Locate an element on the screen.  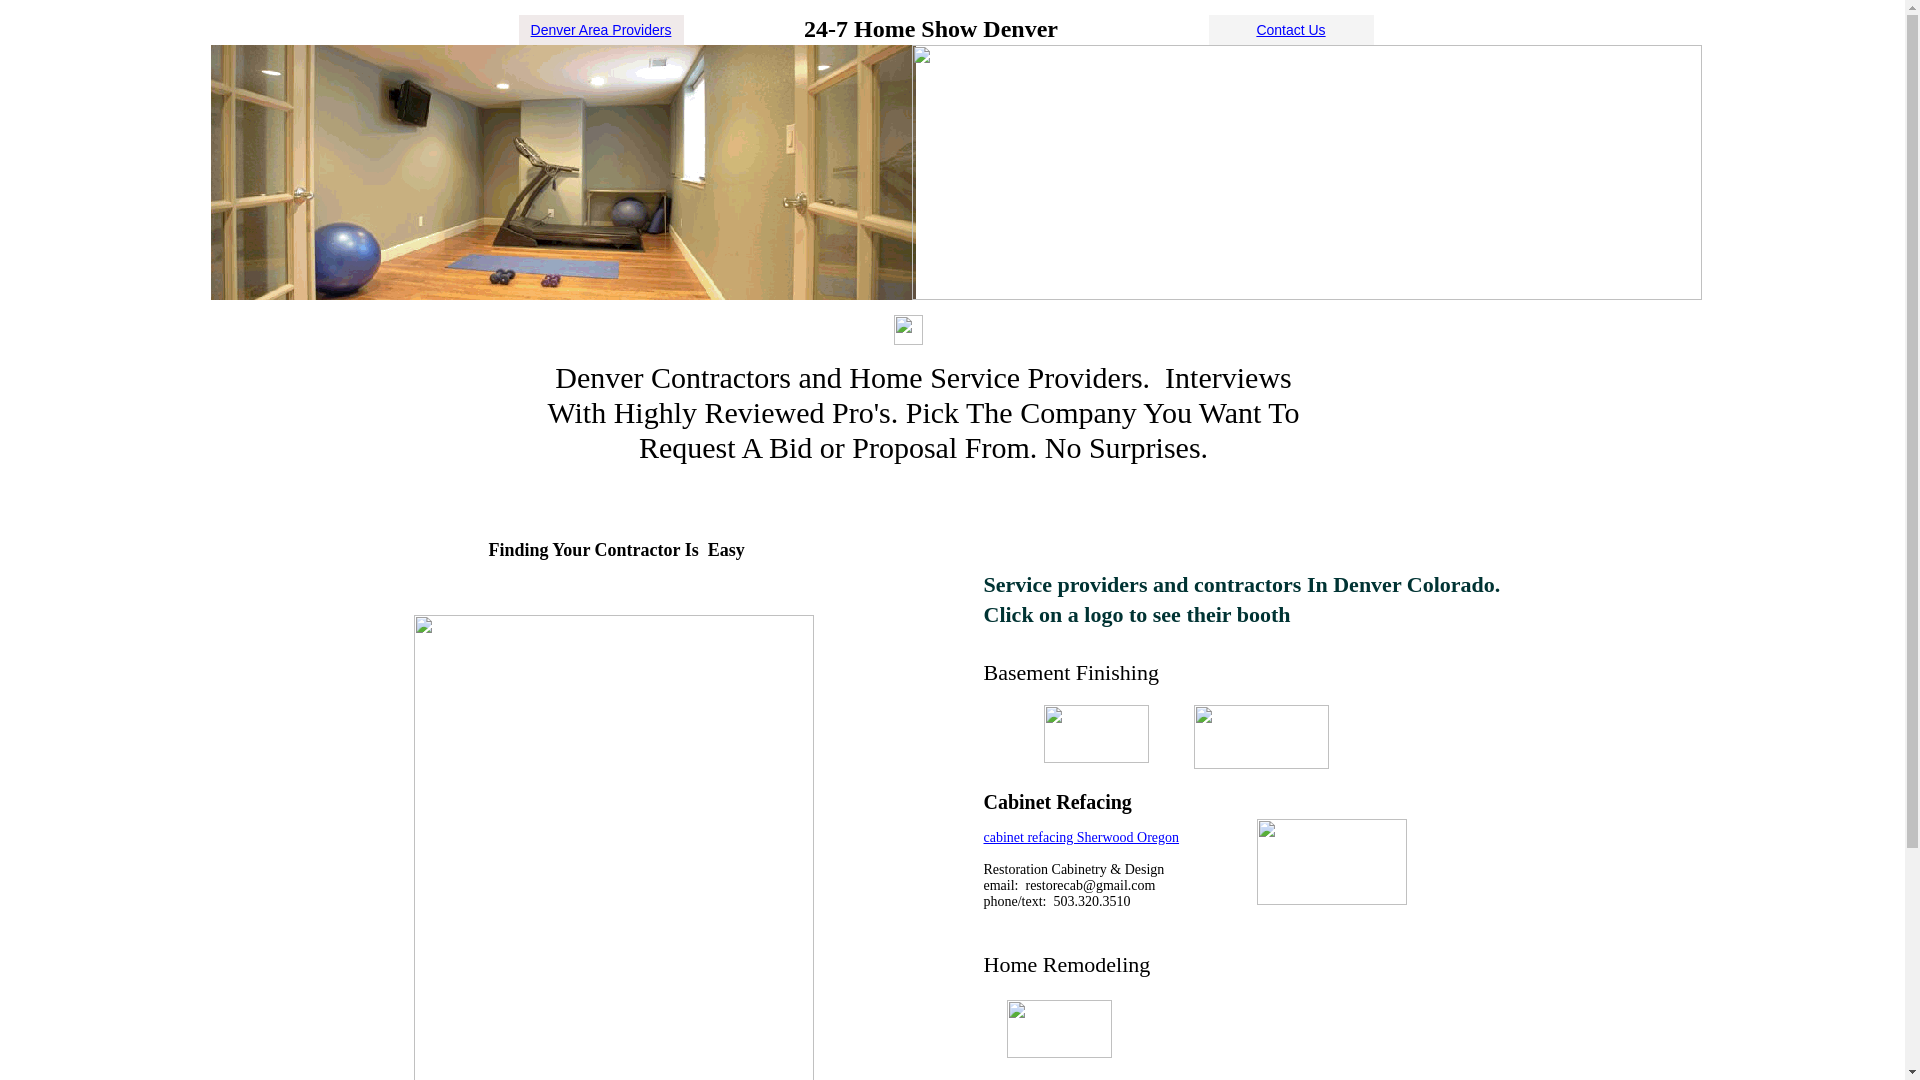
'cabinet refacing Sherwood Oregon' is located at coordinates (1080, 837).